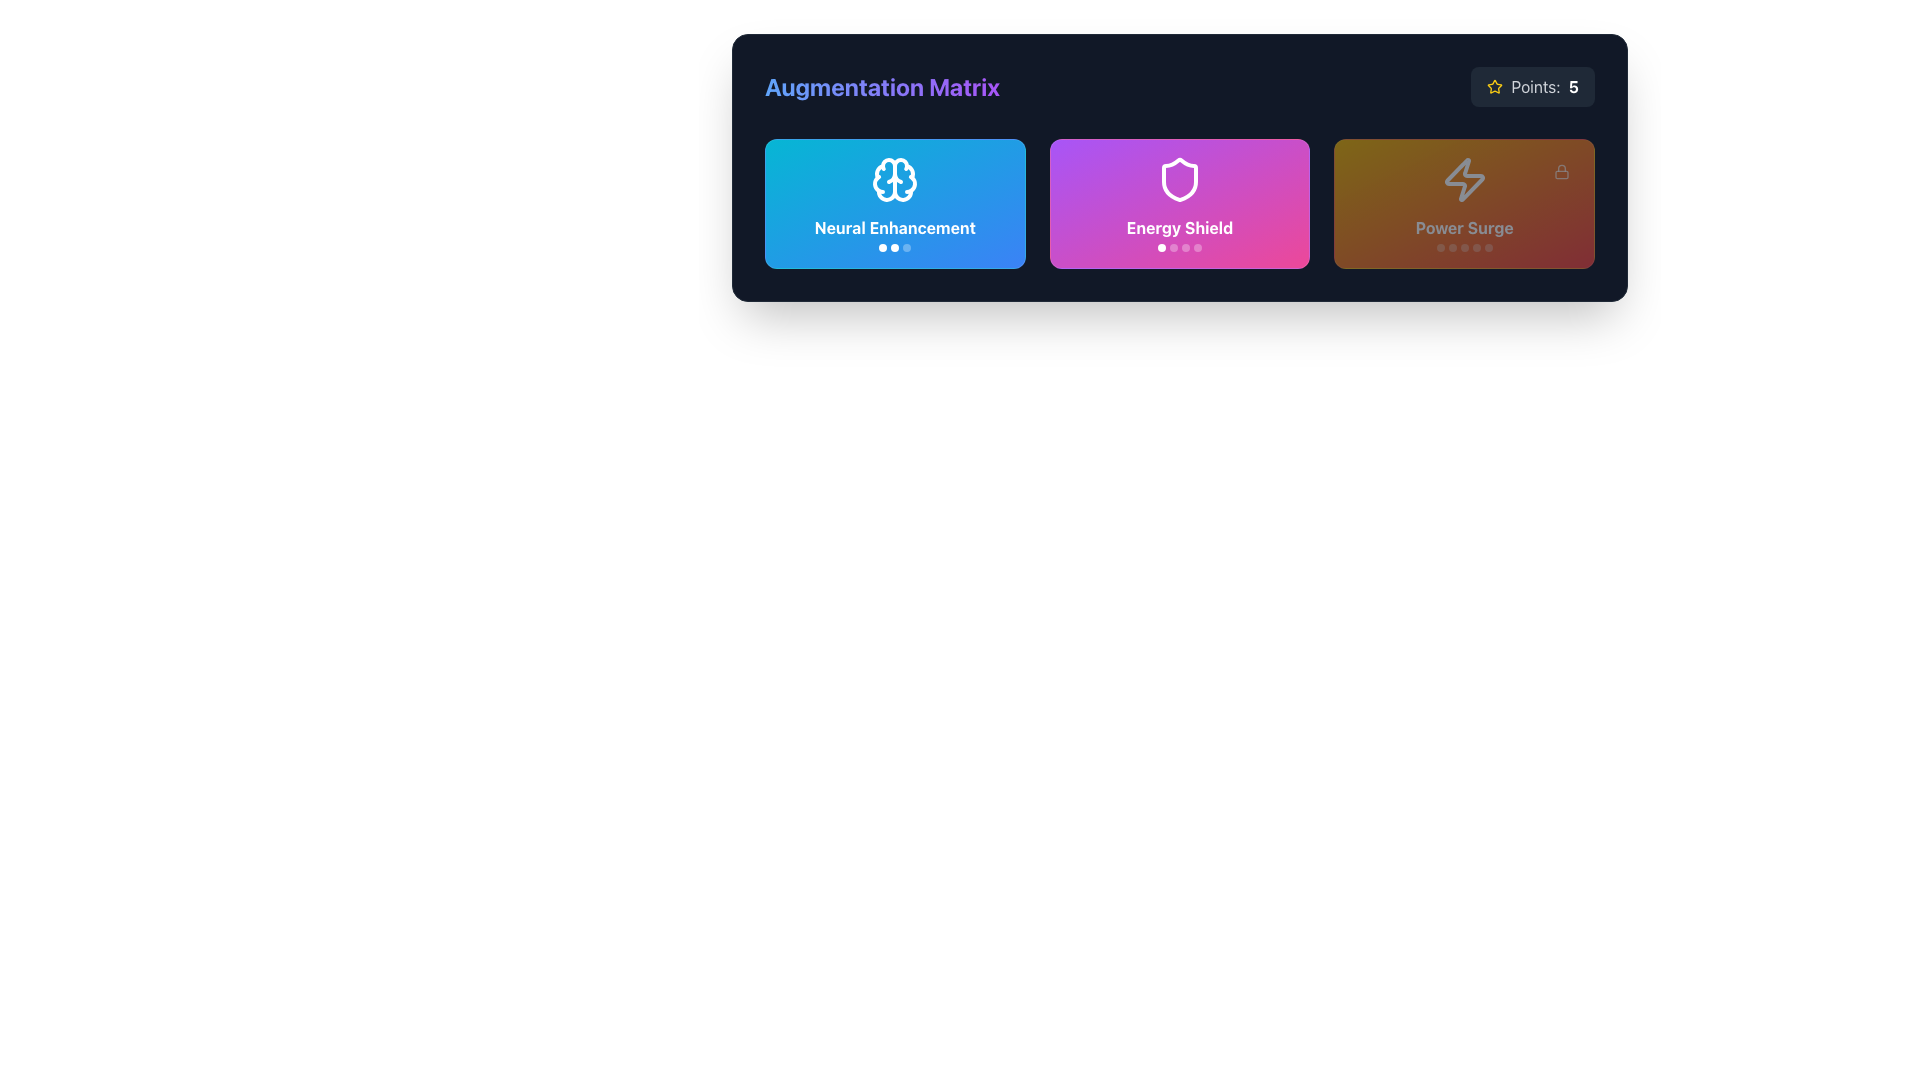  Describe the element at coordinates (1180, 246) in the screenshot. I see `the Progress indicator for the 'Energy Shield' feature, which is centrally located beneath the title 'Energy Shield' within its card` at that location.